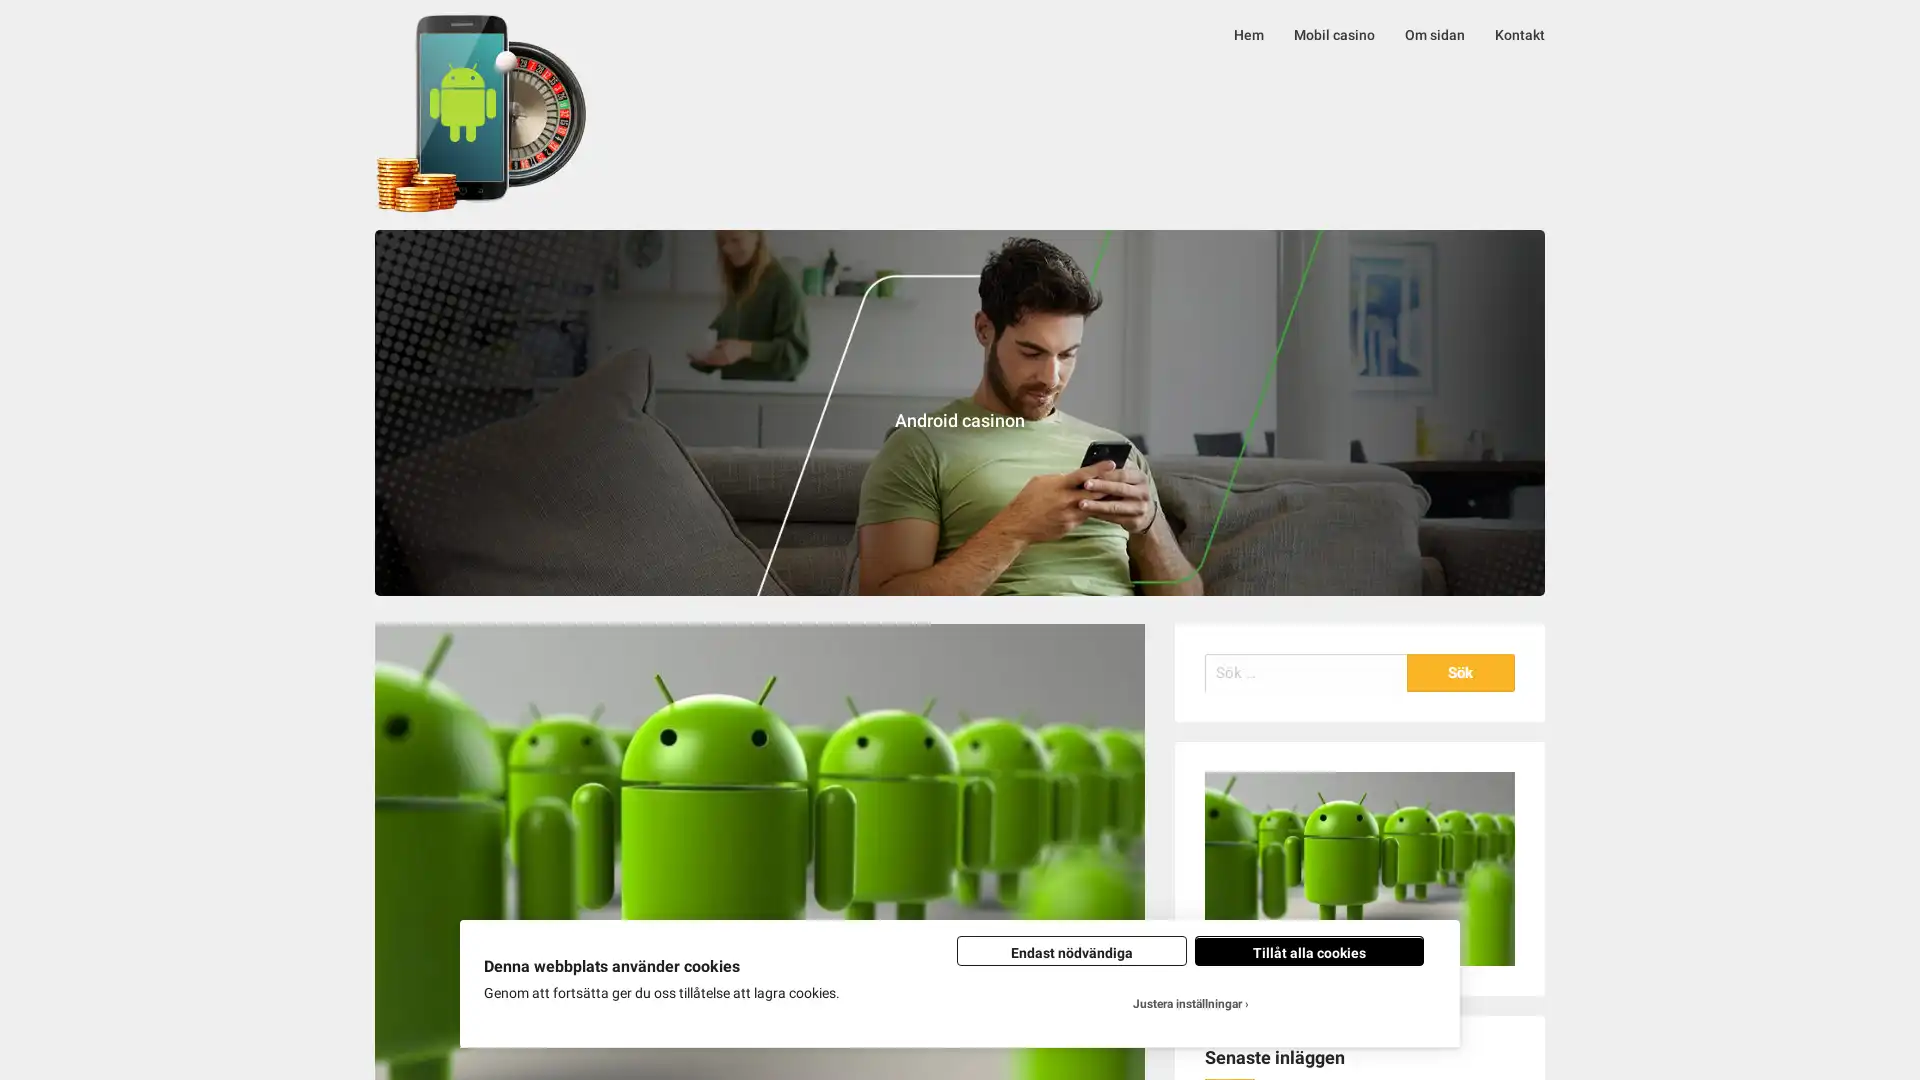 The image size is (1920, 1080). Describe the element at coordinates (1070, 949) in the screenshot. I see `Endast nodvandiga` at that location.